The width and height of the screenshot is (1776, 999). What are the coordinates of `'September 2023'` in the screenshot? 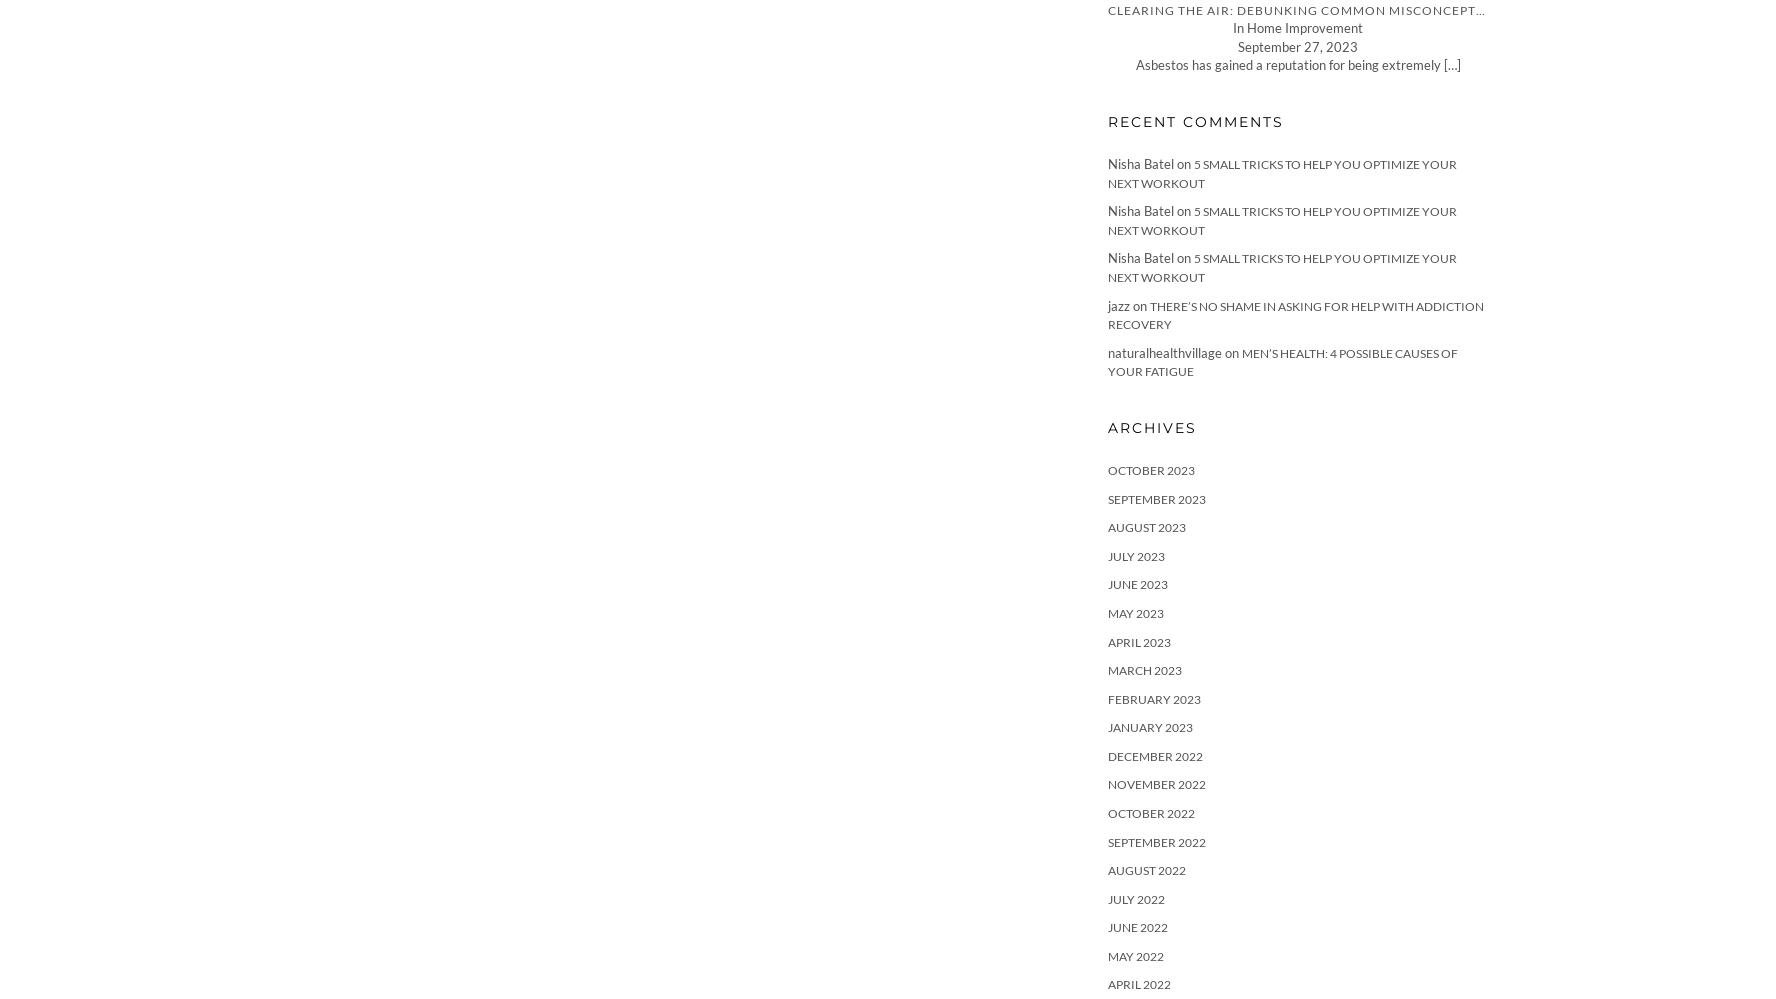 It's located at (1157, 498).